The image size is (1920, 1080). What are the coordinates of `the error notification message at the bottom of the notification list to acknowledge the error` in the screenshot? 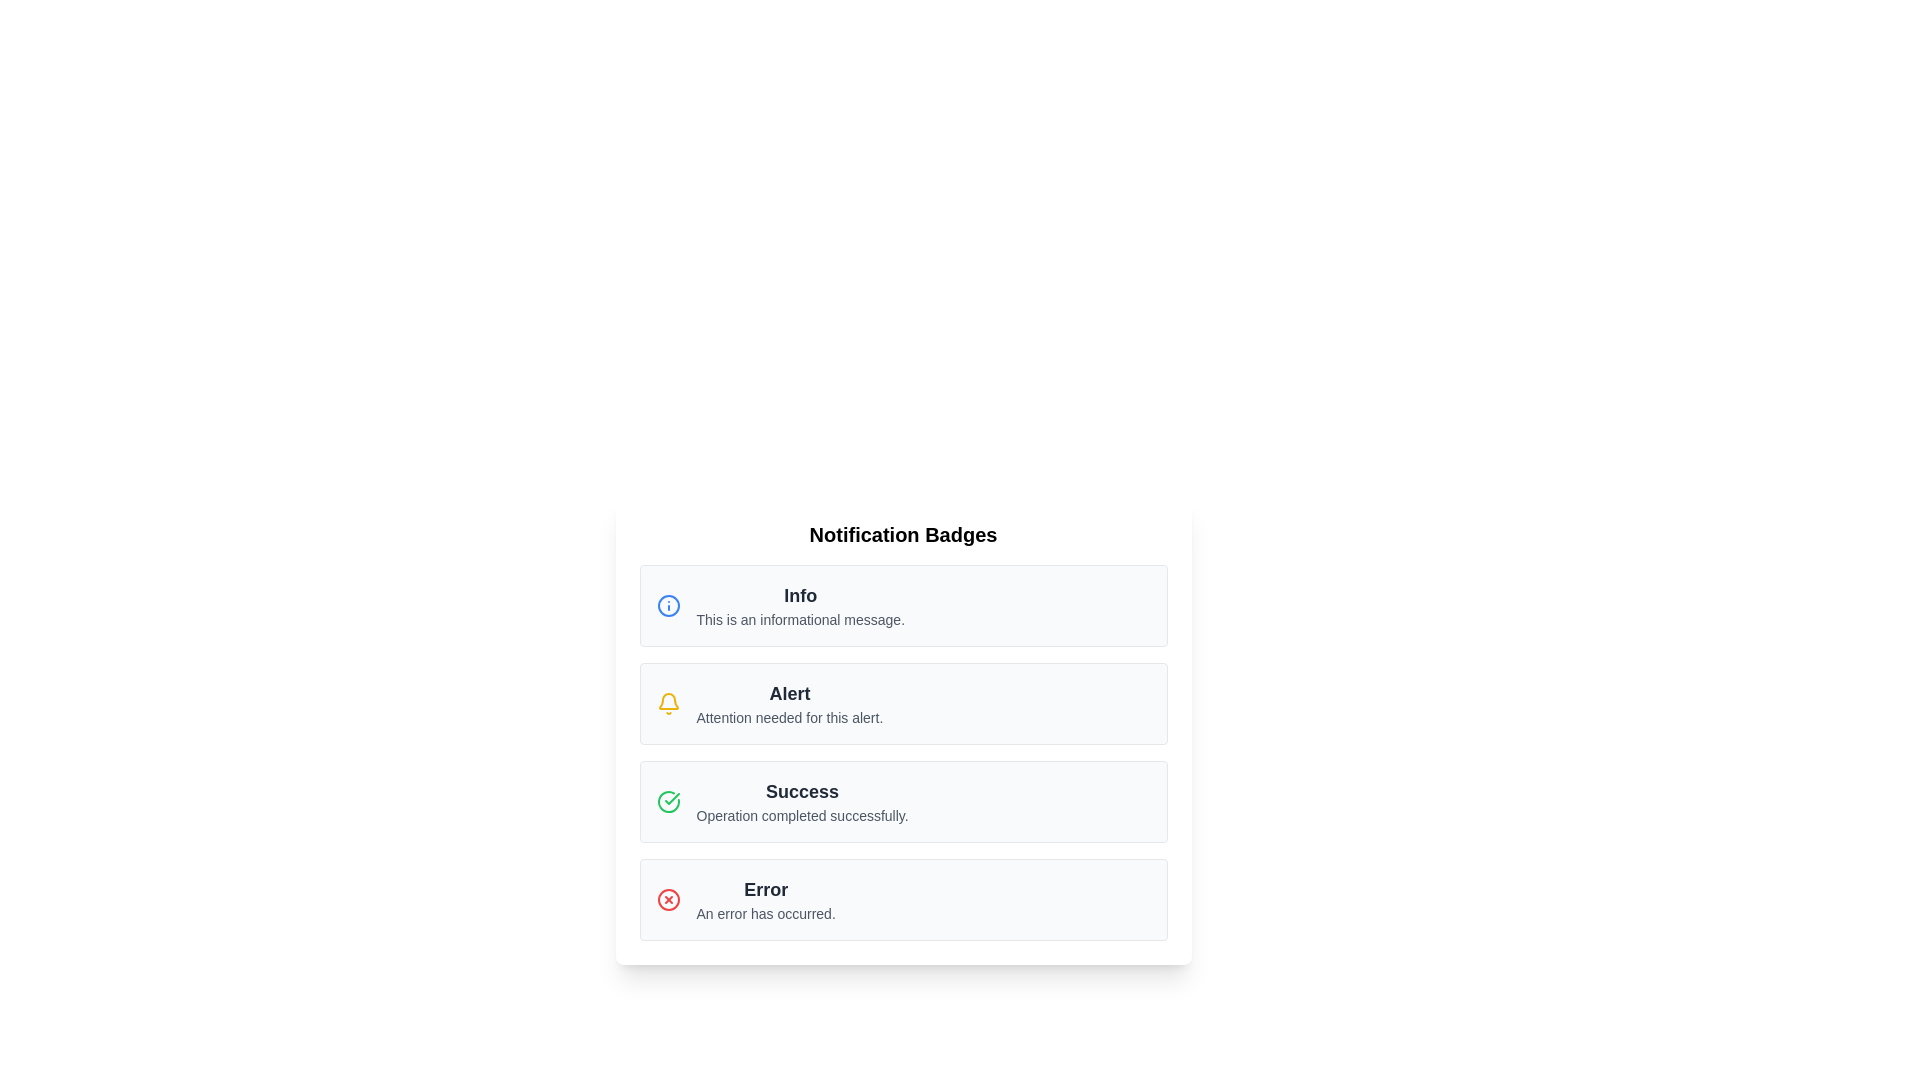 It's located at (765, 898).